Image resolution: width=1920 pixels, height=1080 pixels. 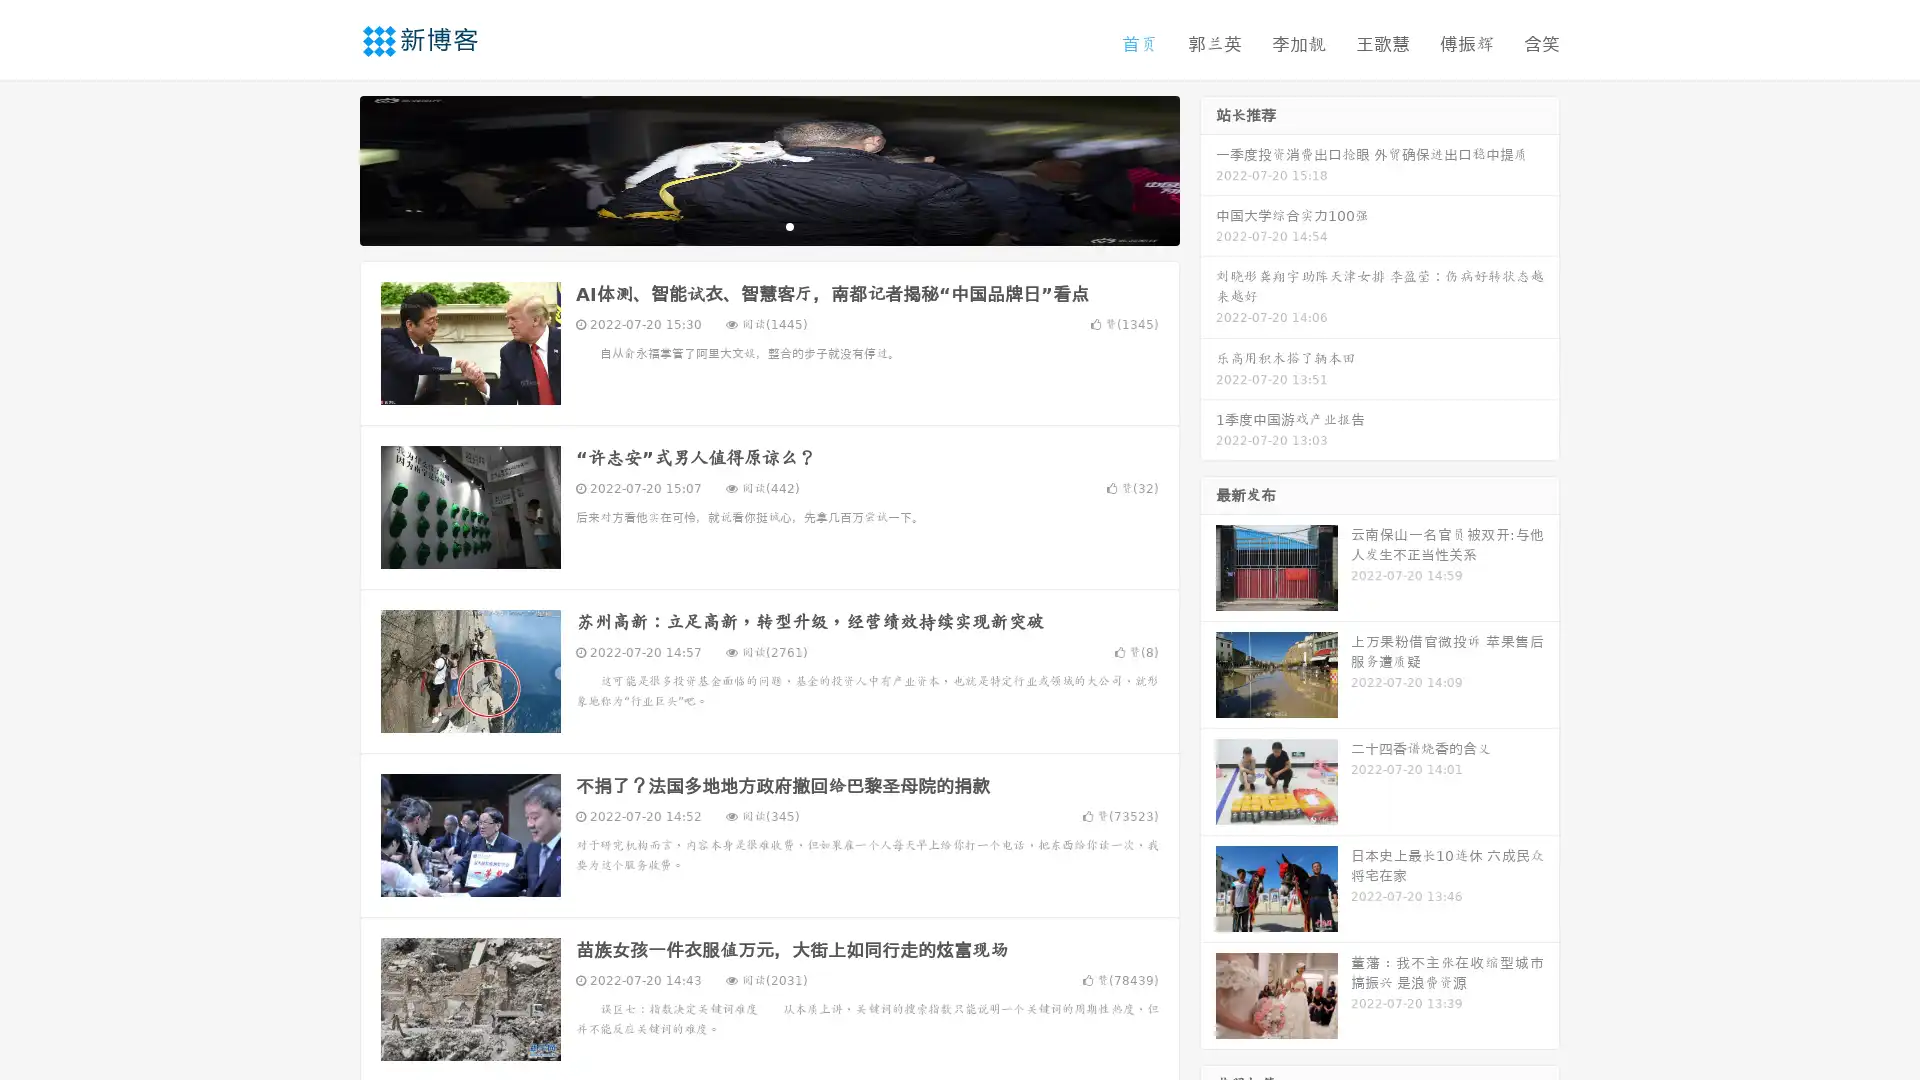 What do you see at coordinates (768, 225) in the screenshot?
I see `Go to slide 2` at bounding box center [768, 225].